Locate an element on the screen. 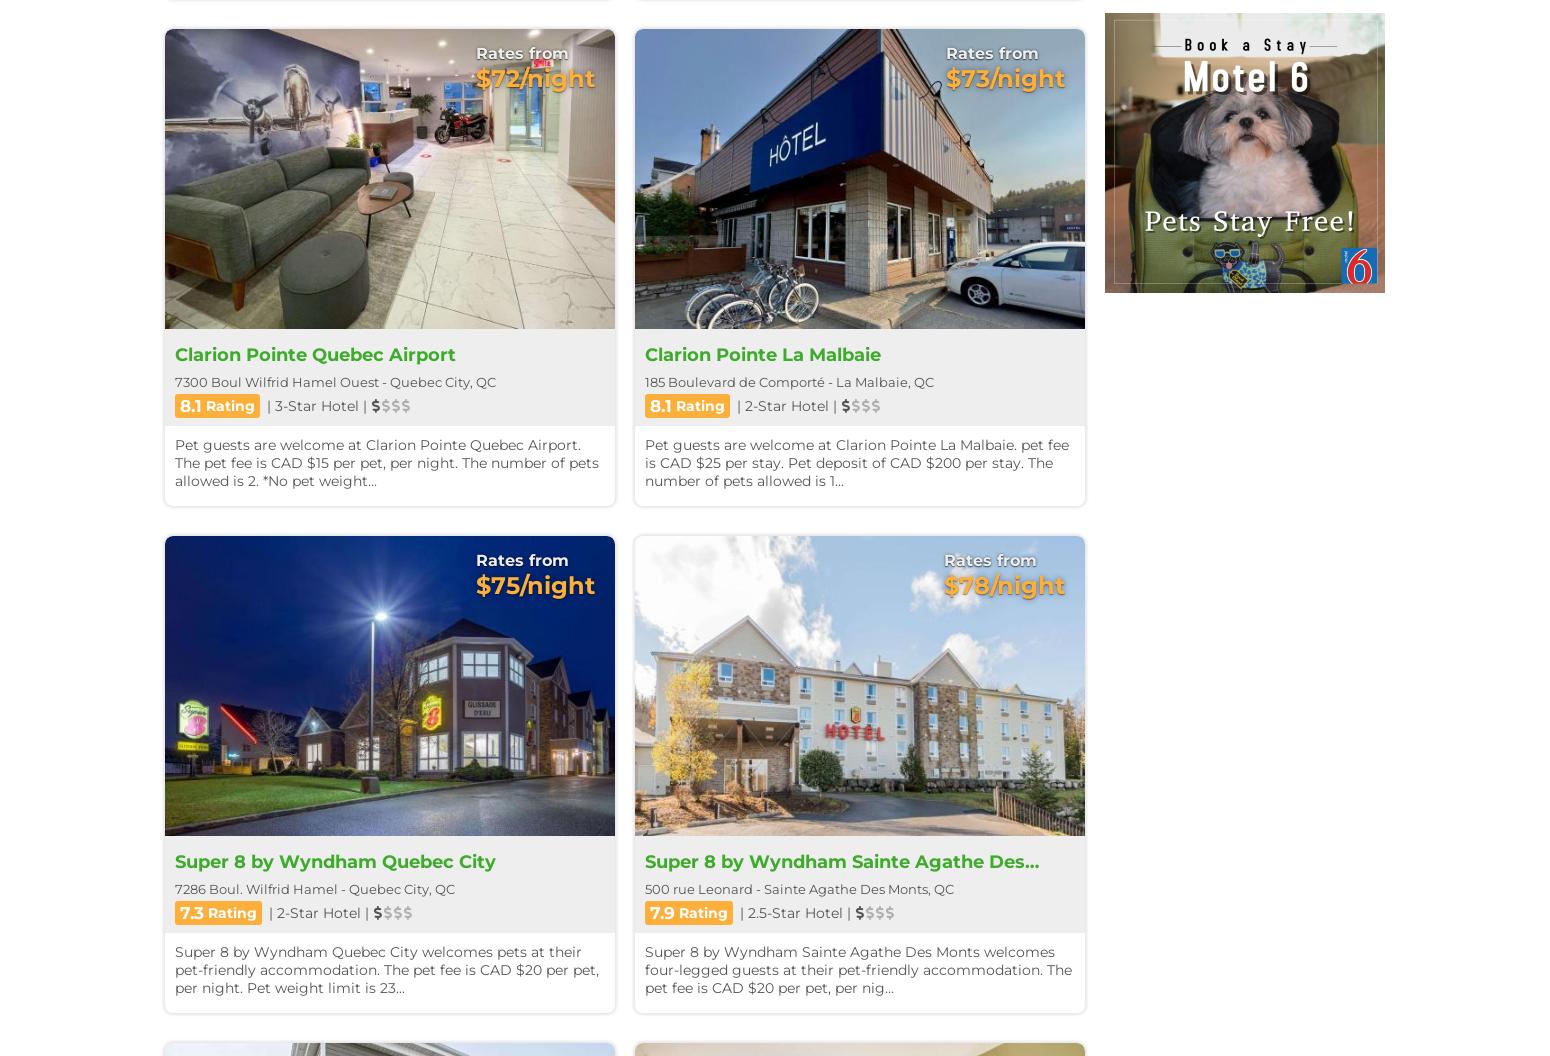 Image resolution: width=1550 pixels, height=1056 pixels. '$73/night' is located at coordinates (1004, 76).